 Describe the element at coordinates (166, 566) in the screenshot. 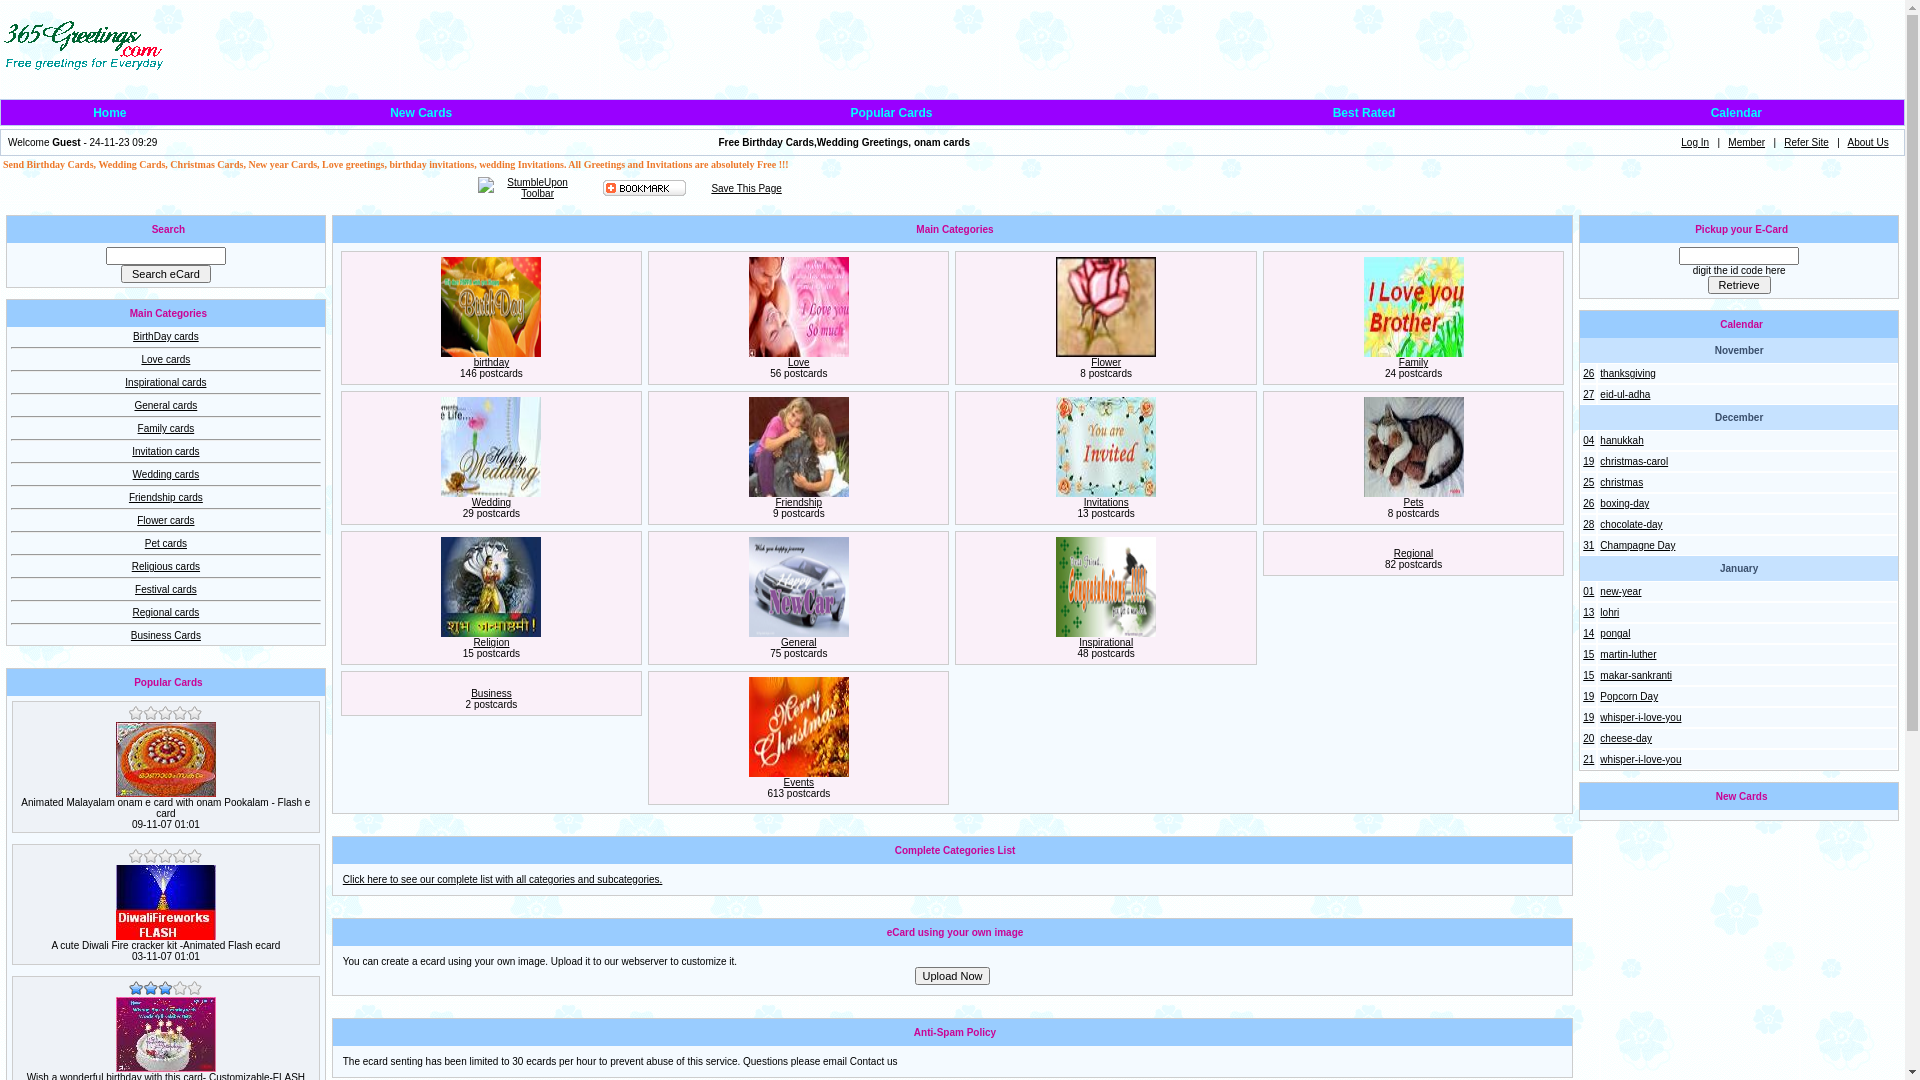

I see `'Religious cards'` at that location.